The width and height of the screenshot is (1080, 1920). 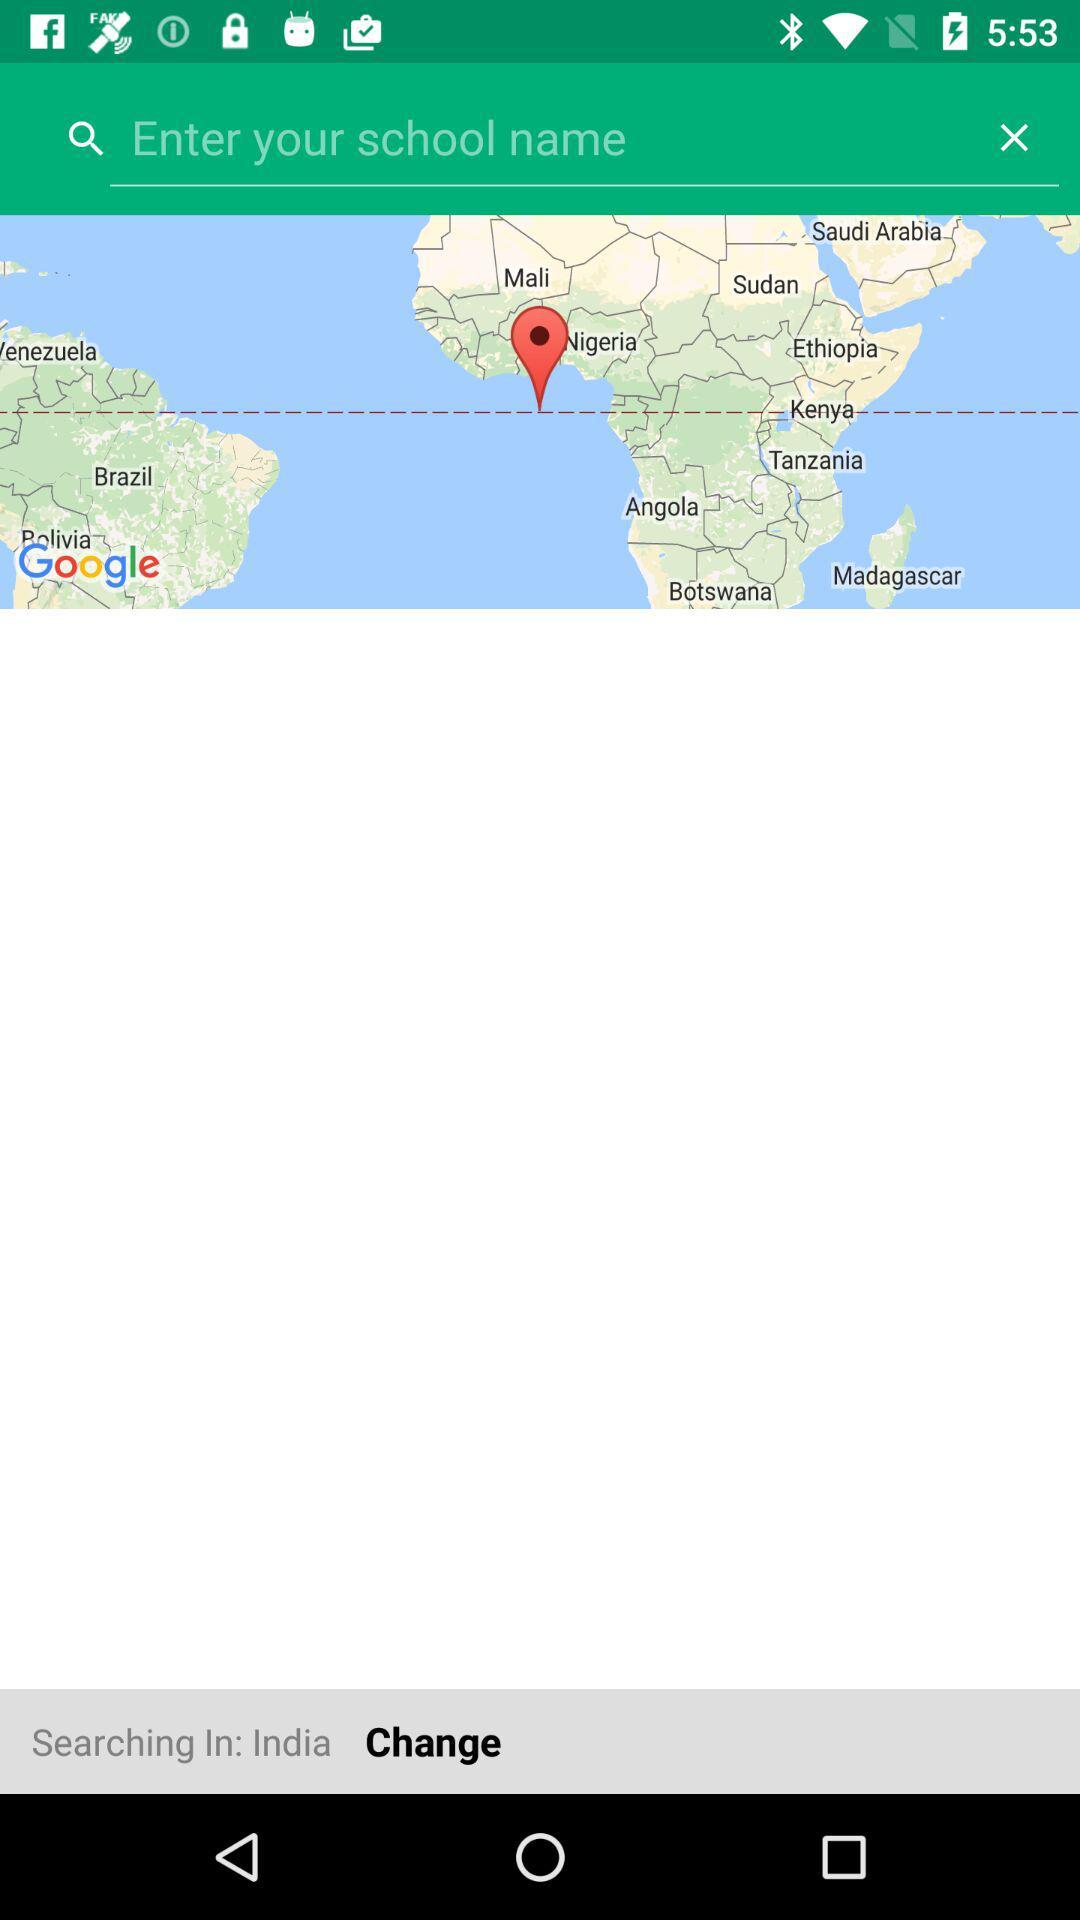 I want to click on share the school article, so click(x=540, y=136).